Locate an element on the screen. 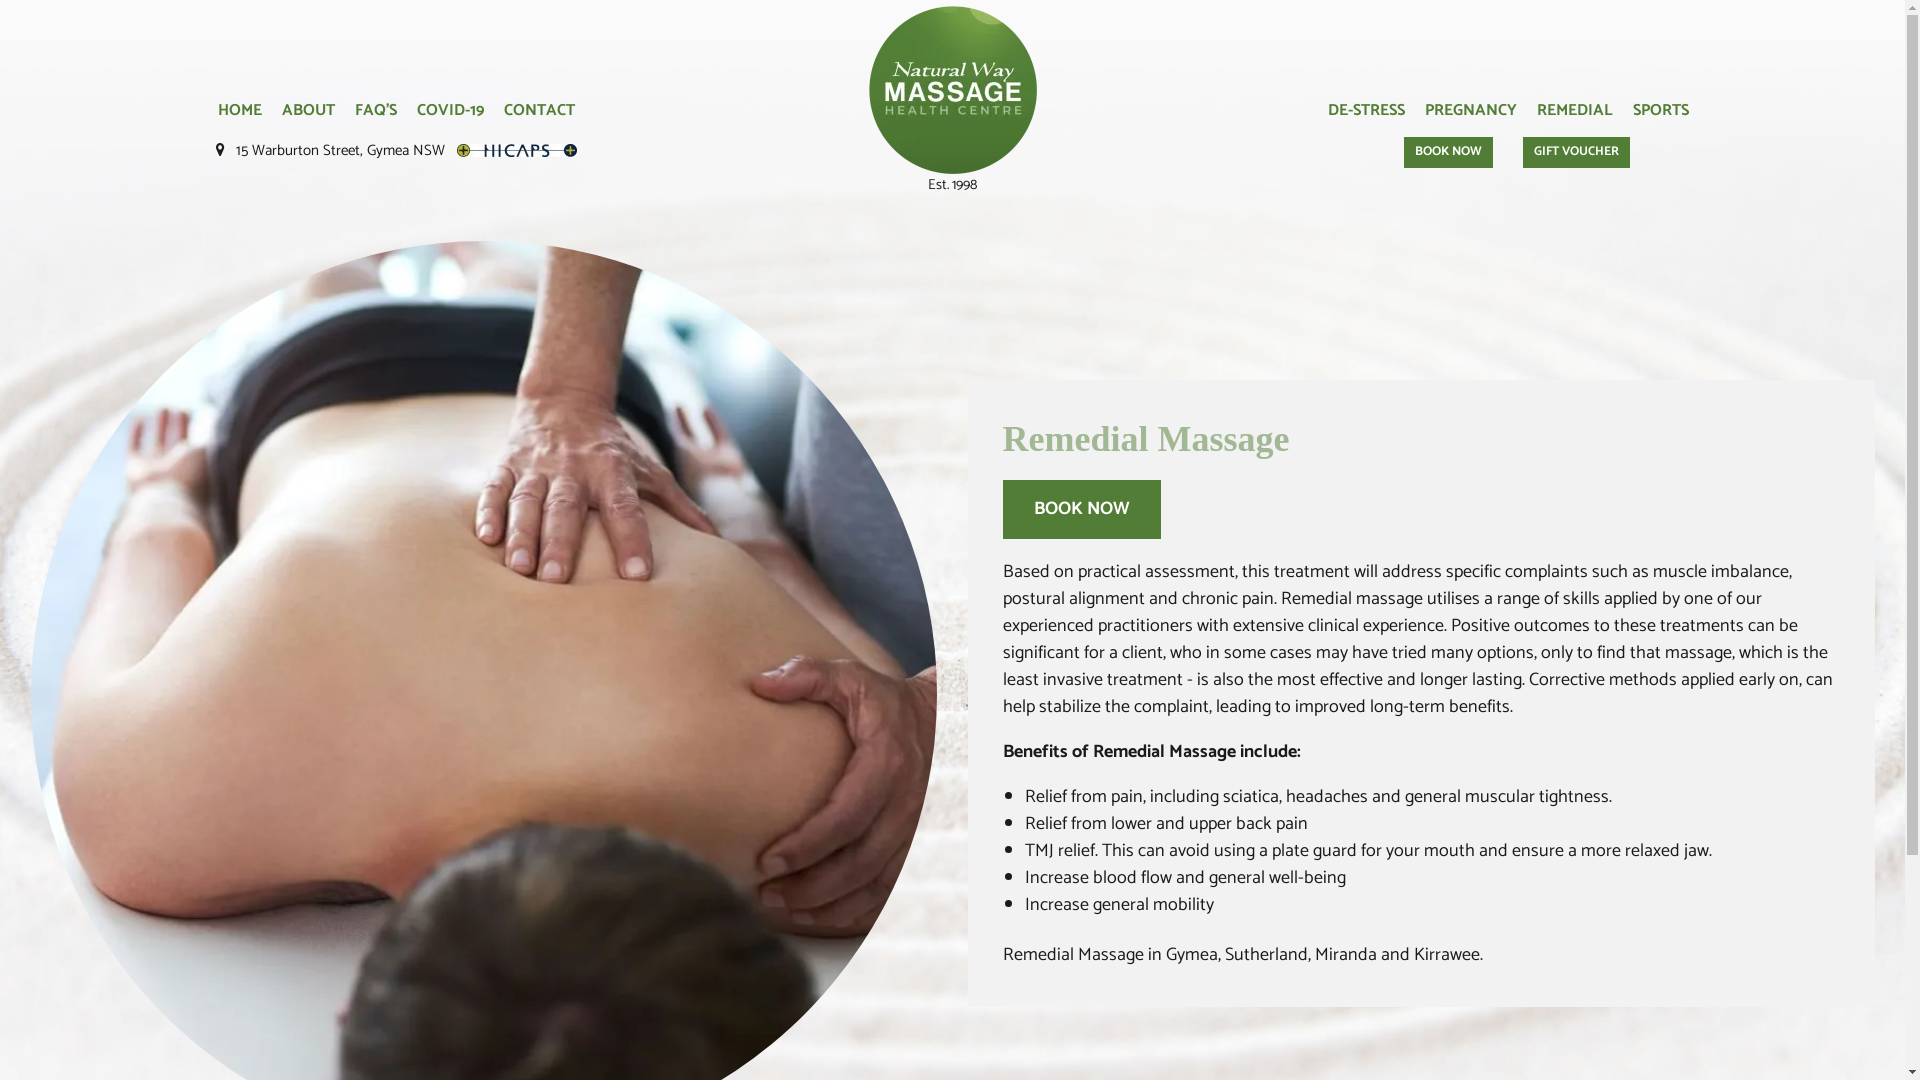 The image size is (1920, 1080). 'GIFT VOUCHER' is located at coordinates (1575, 151).